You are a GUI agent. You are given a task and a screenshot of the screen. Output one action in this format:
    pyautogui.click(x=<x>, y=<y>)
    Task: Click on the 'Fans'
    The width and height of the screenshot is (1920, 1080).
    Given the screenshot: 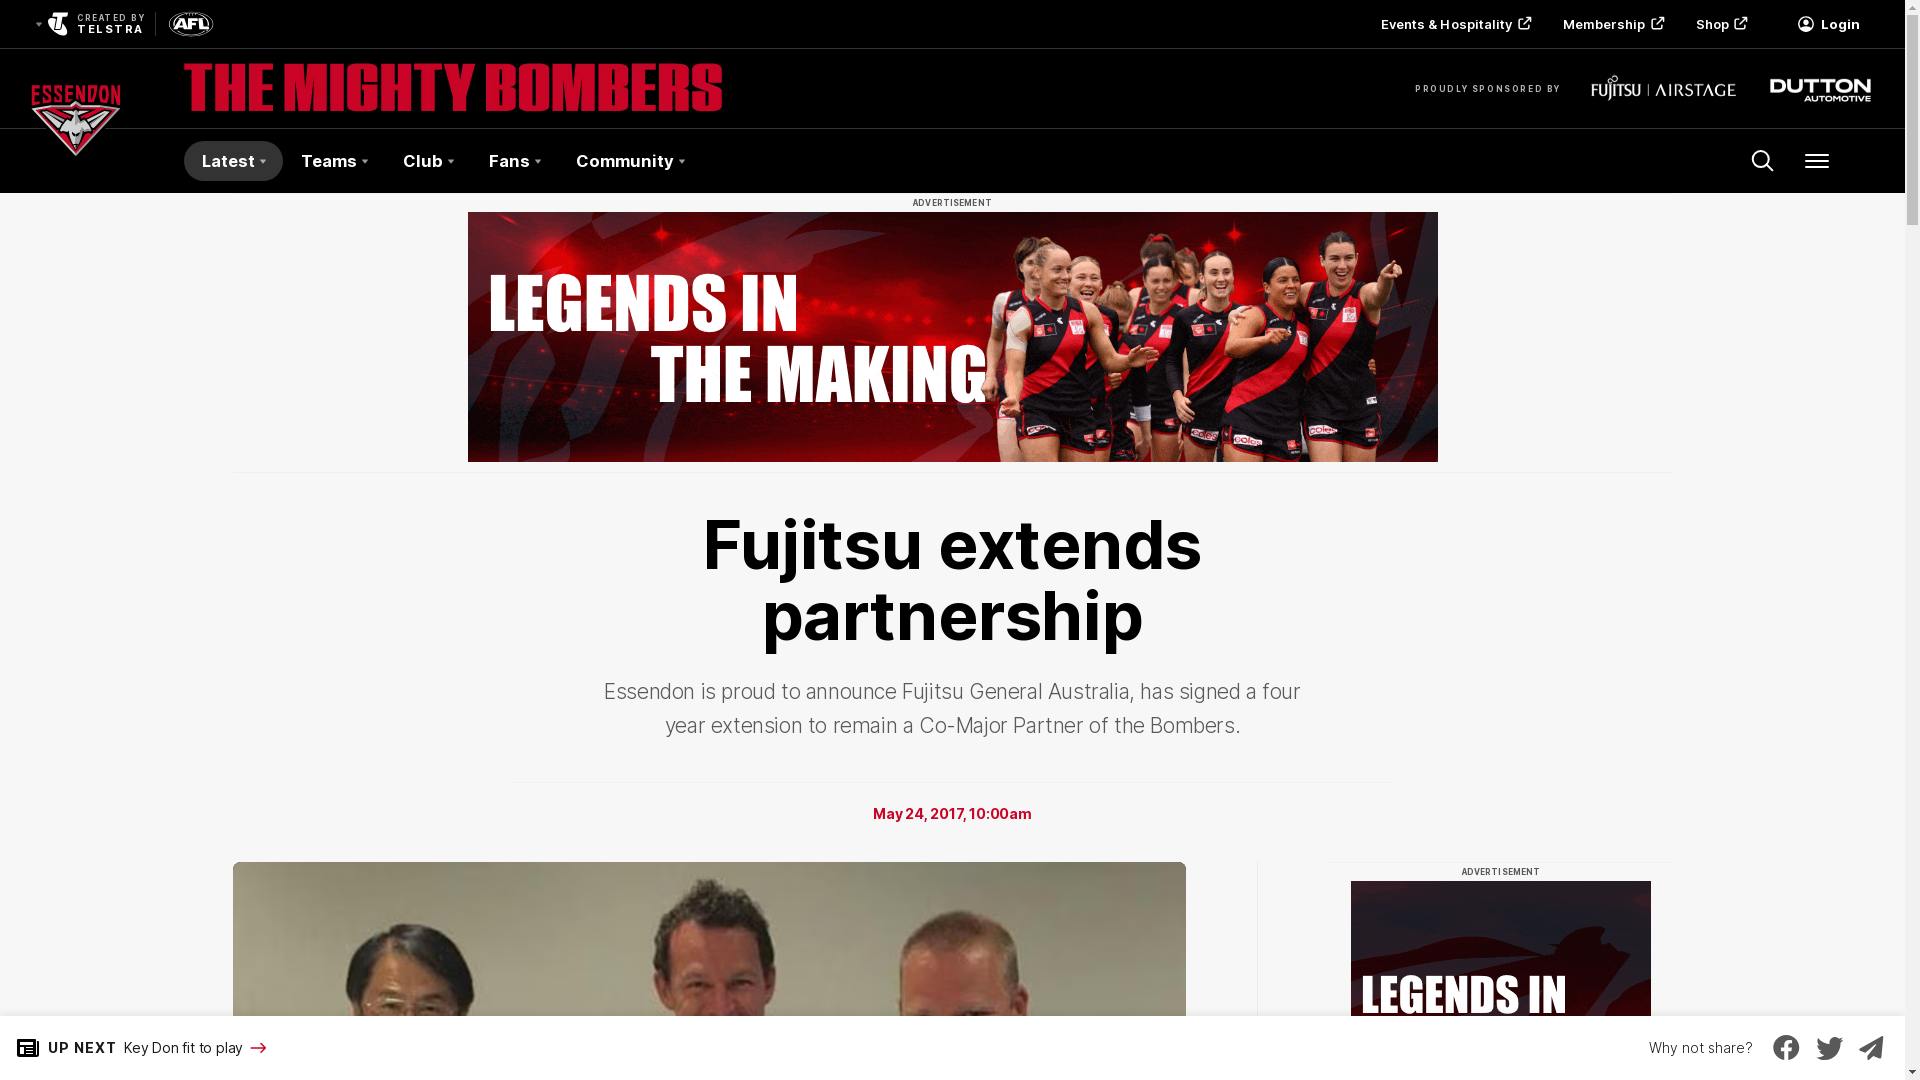 What is the action you would take?
    pyautogui.click(x=469, y=160)
    